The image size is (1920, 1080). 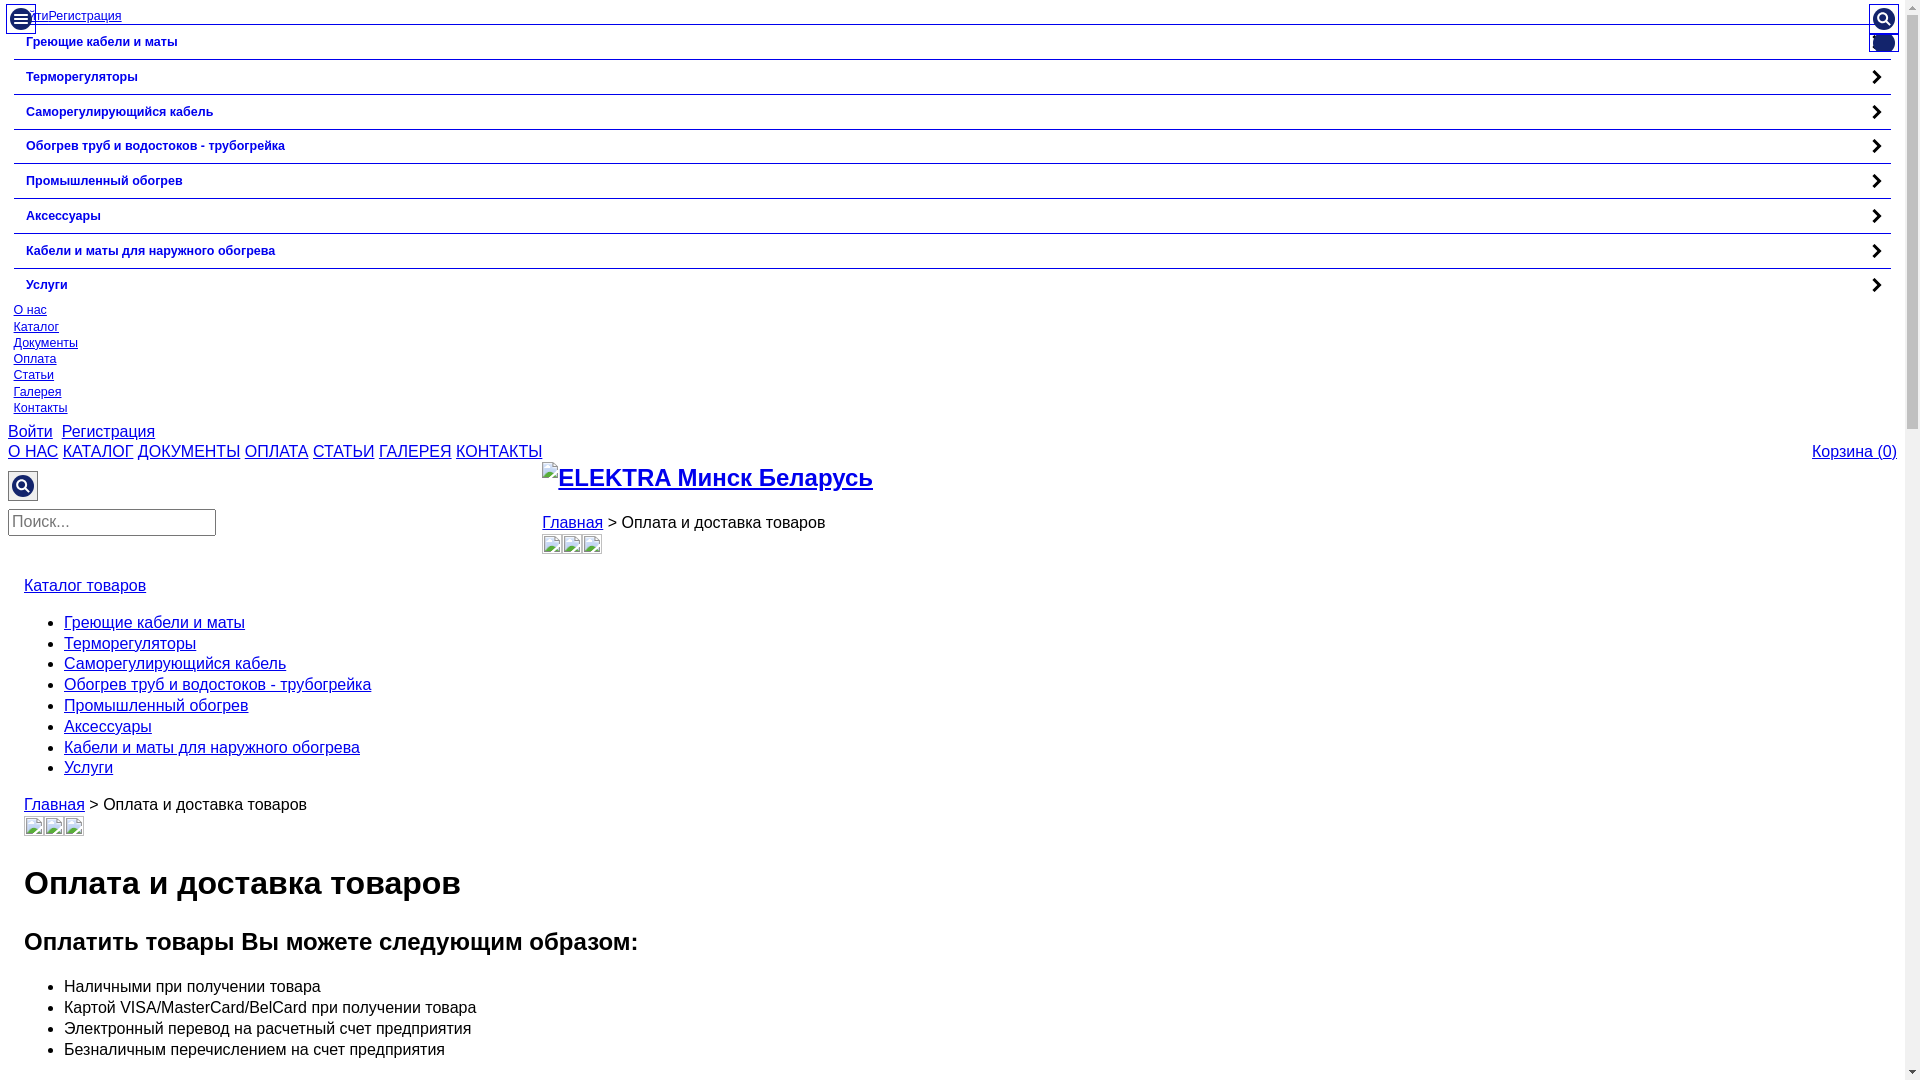 What do you see at coordinates (33, 830) in the screenshot?
I see `'Instagram'` at bounding box center [33, 830].